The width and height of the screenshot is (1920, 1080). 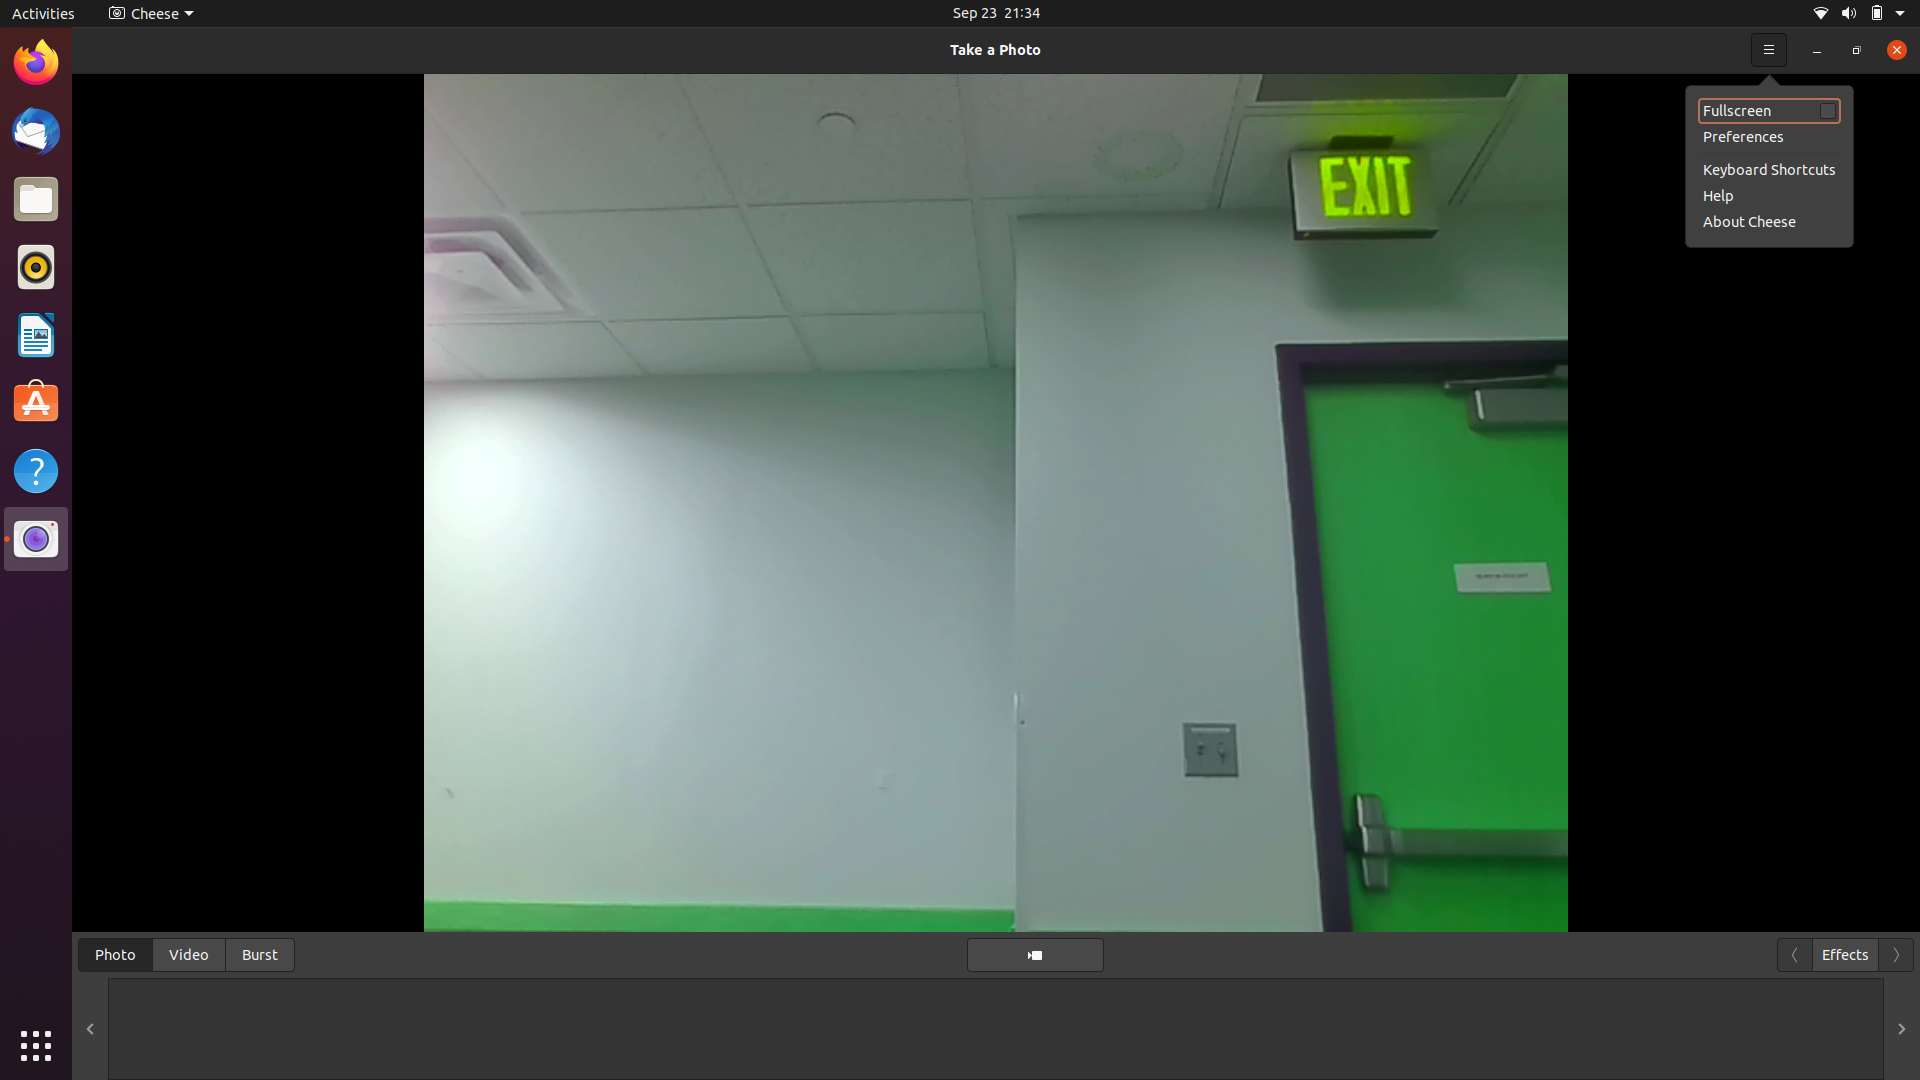 I want to click on See help information for the camera, so click(x=1769, y=47).